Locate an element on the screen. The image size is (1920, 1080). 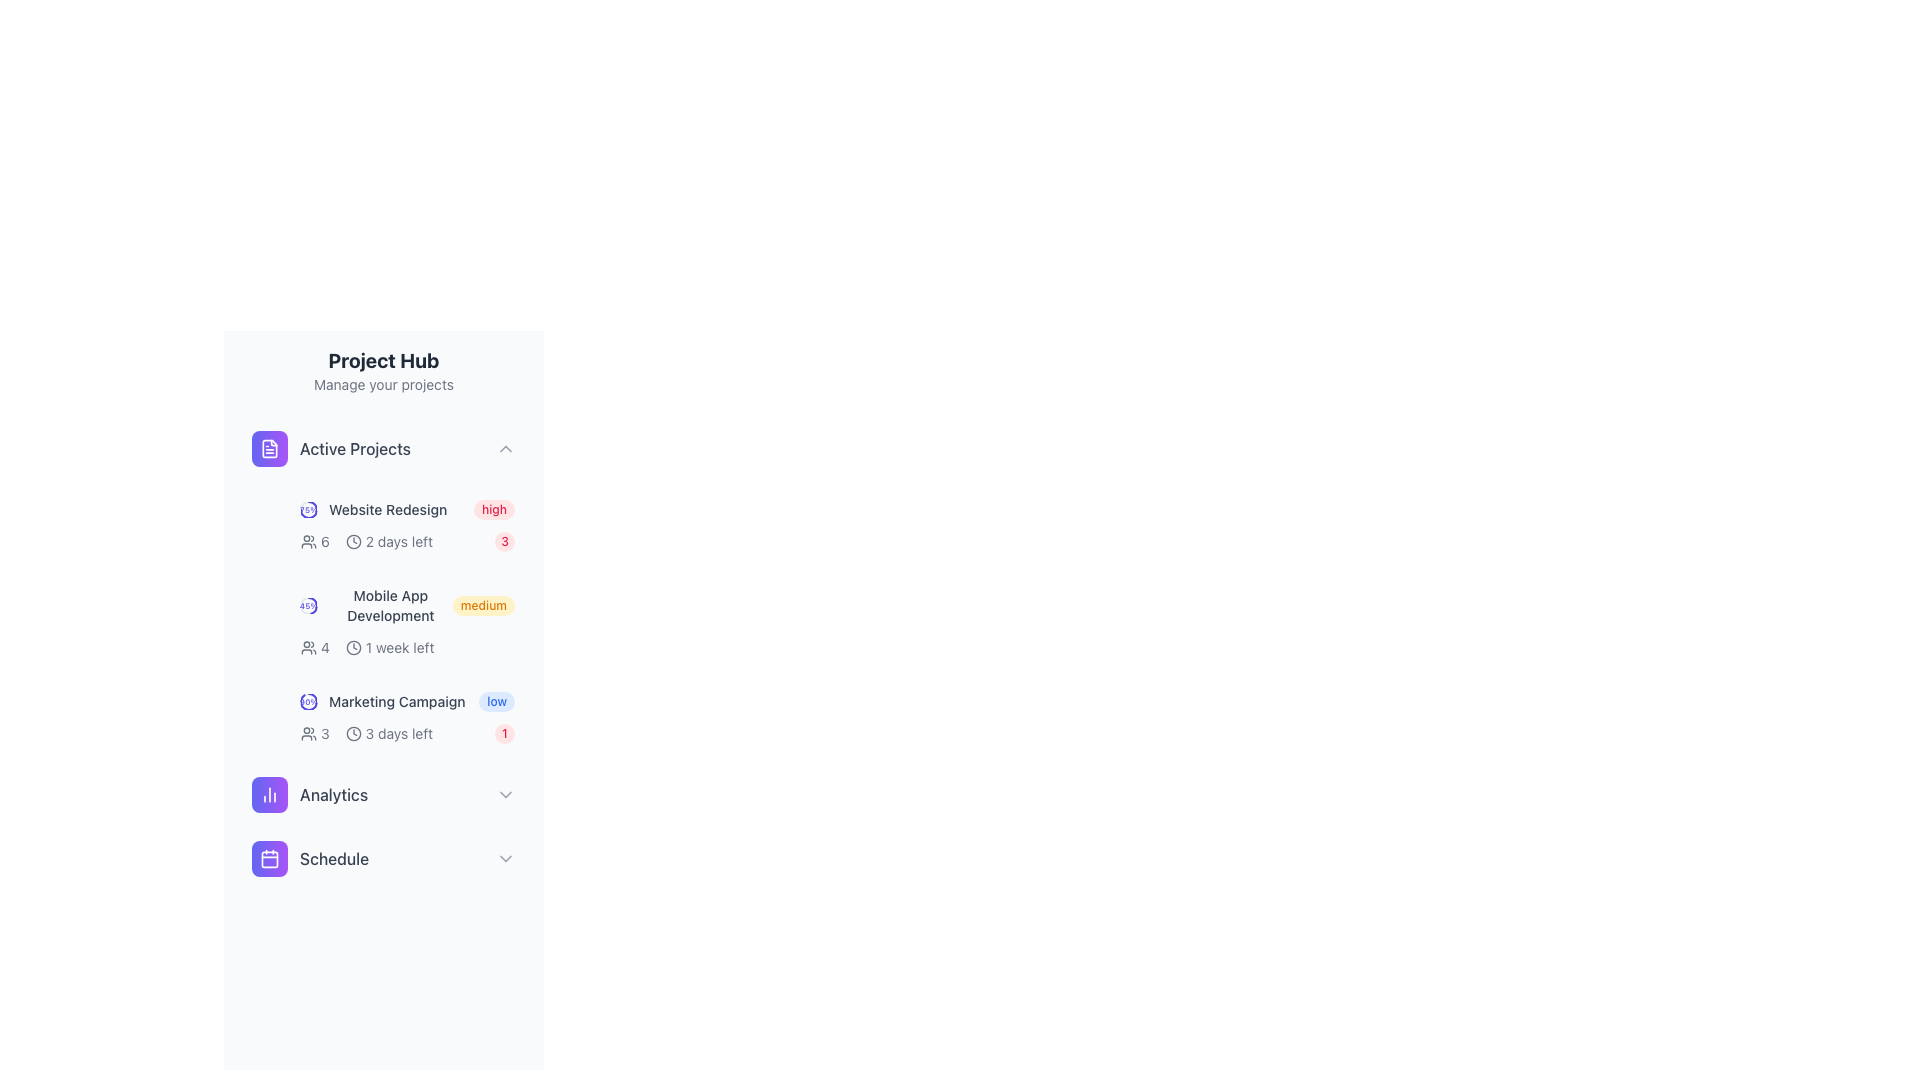
the chevron icon located to the right side of the 'Schedule' label within the rounded button group is located at coordinates (505, 858).